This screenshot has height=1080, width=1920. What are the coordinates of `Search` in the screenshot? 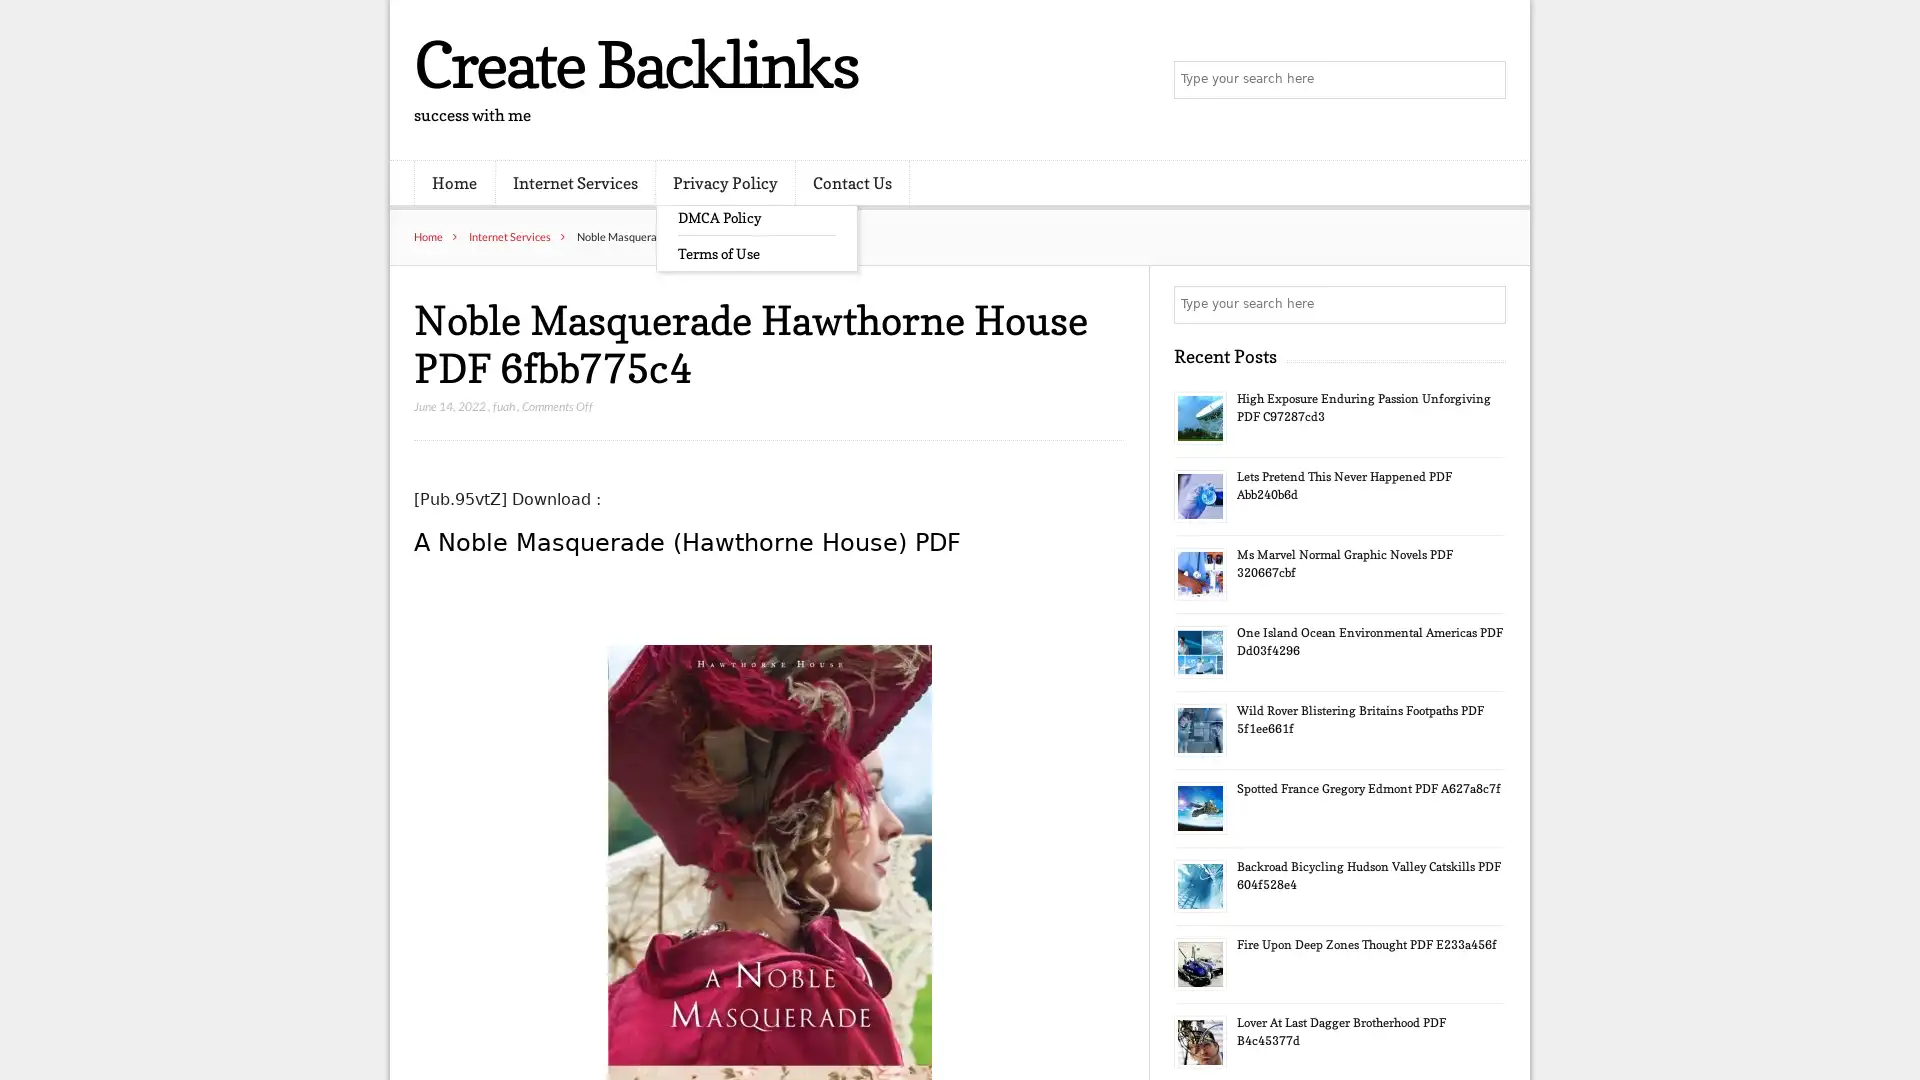 It's located at (1485, 304).